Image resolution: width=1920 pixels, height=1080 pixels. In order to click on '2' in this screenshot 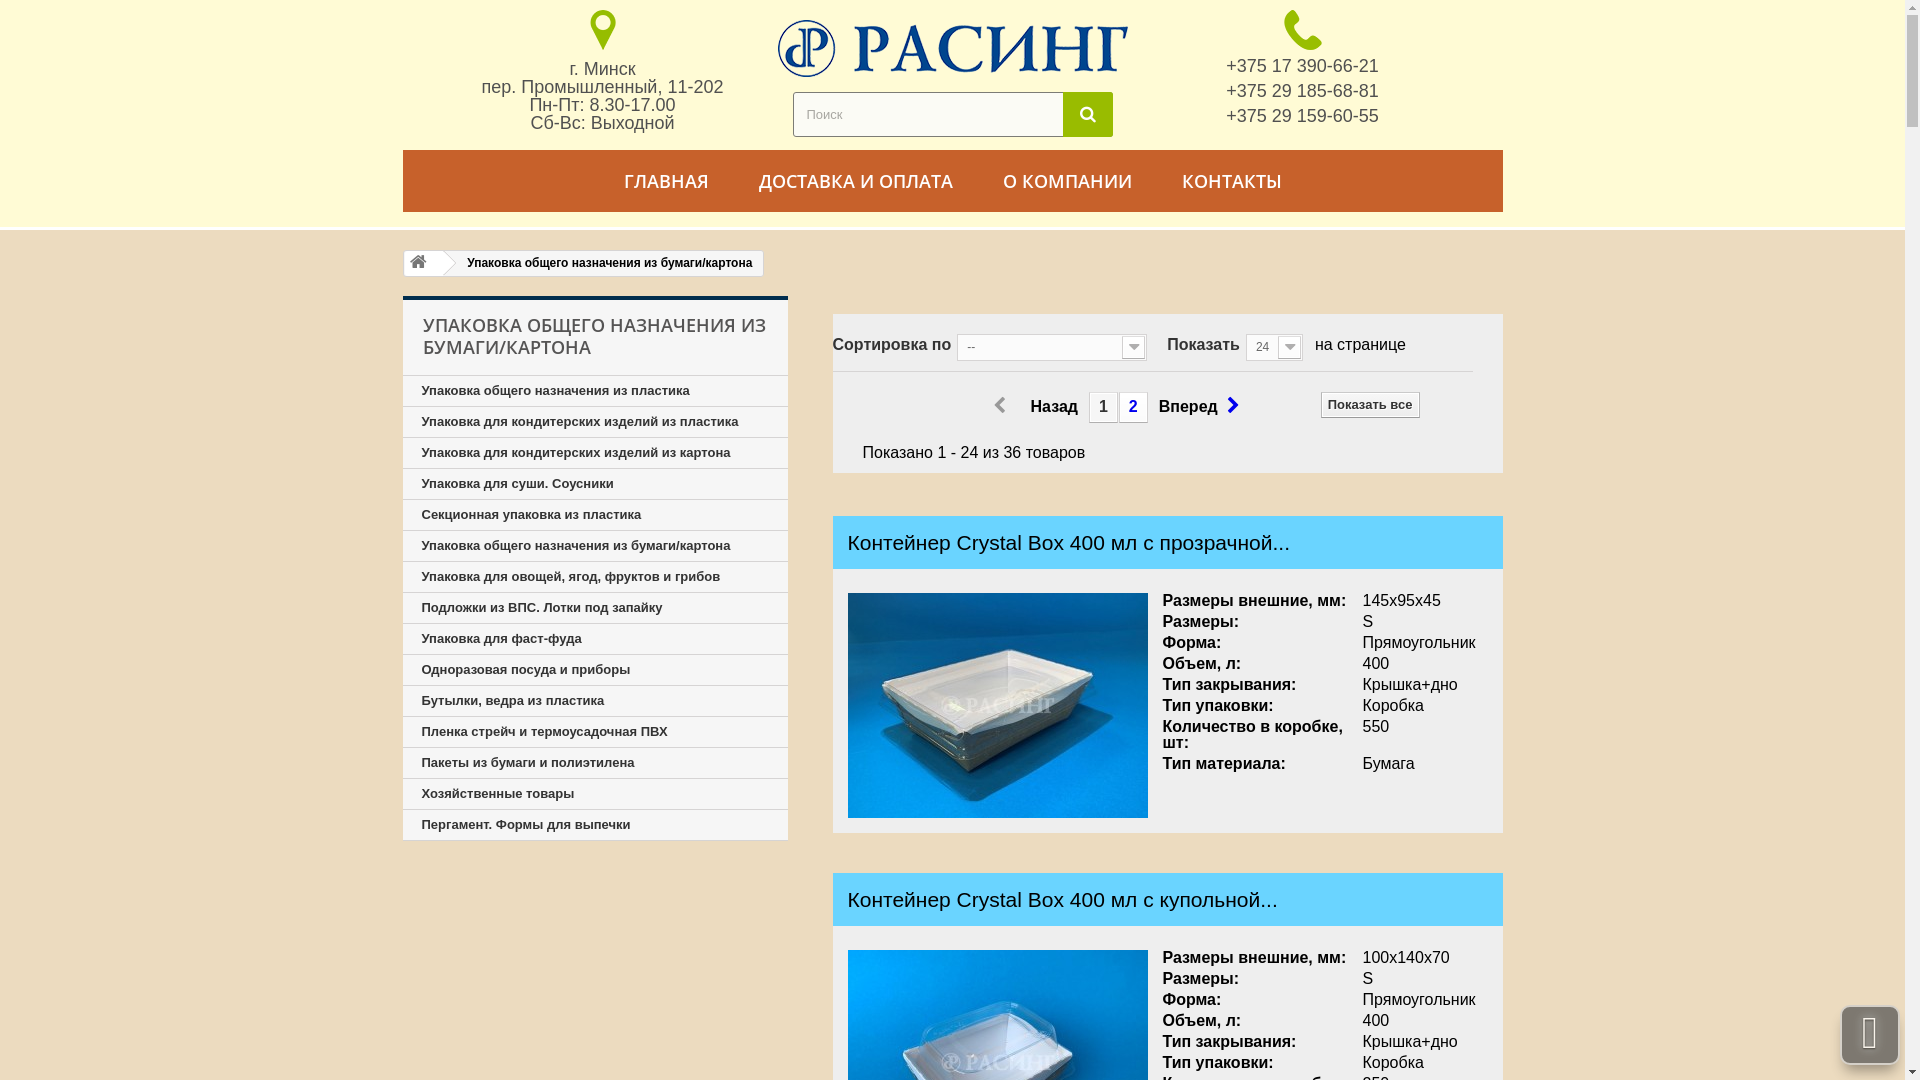, I will do `click(1117, 406)`.